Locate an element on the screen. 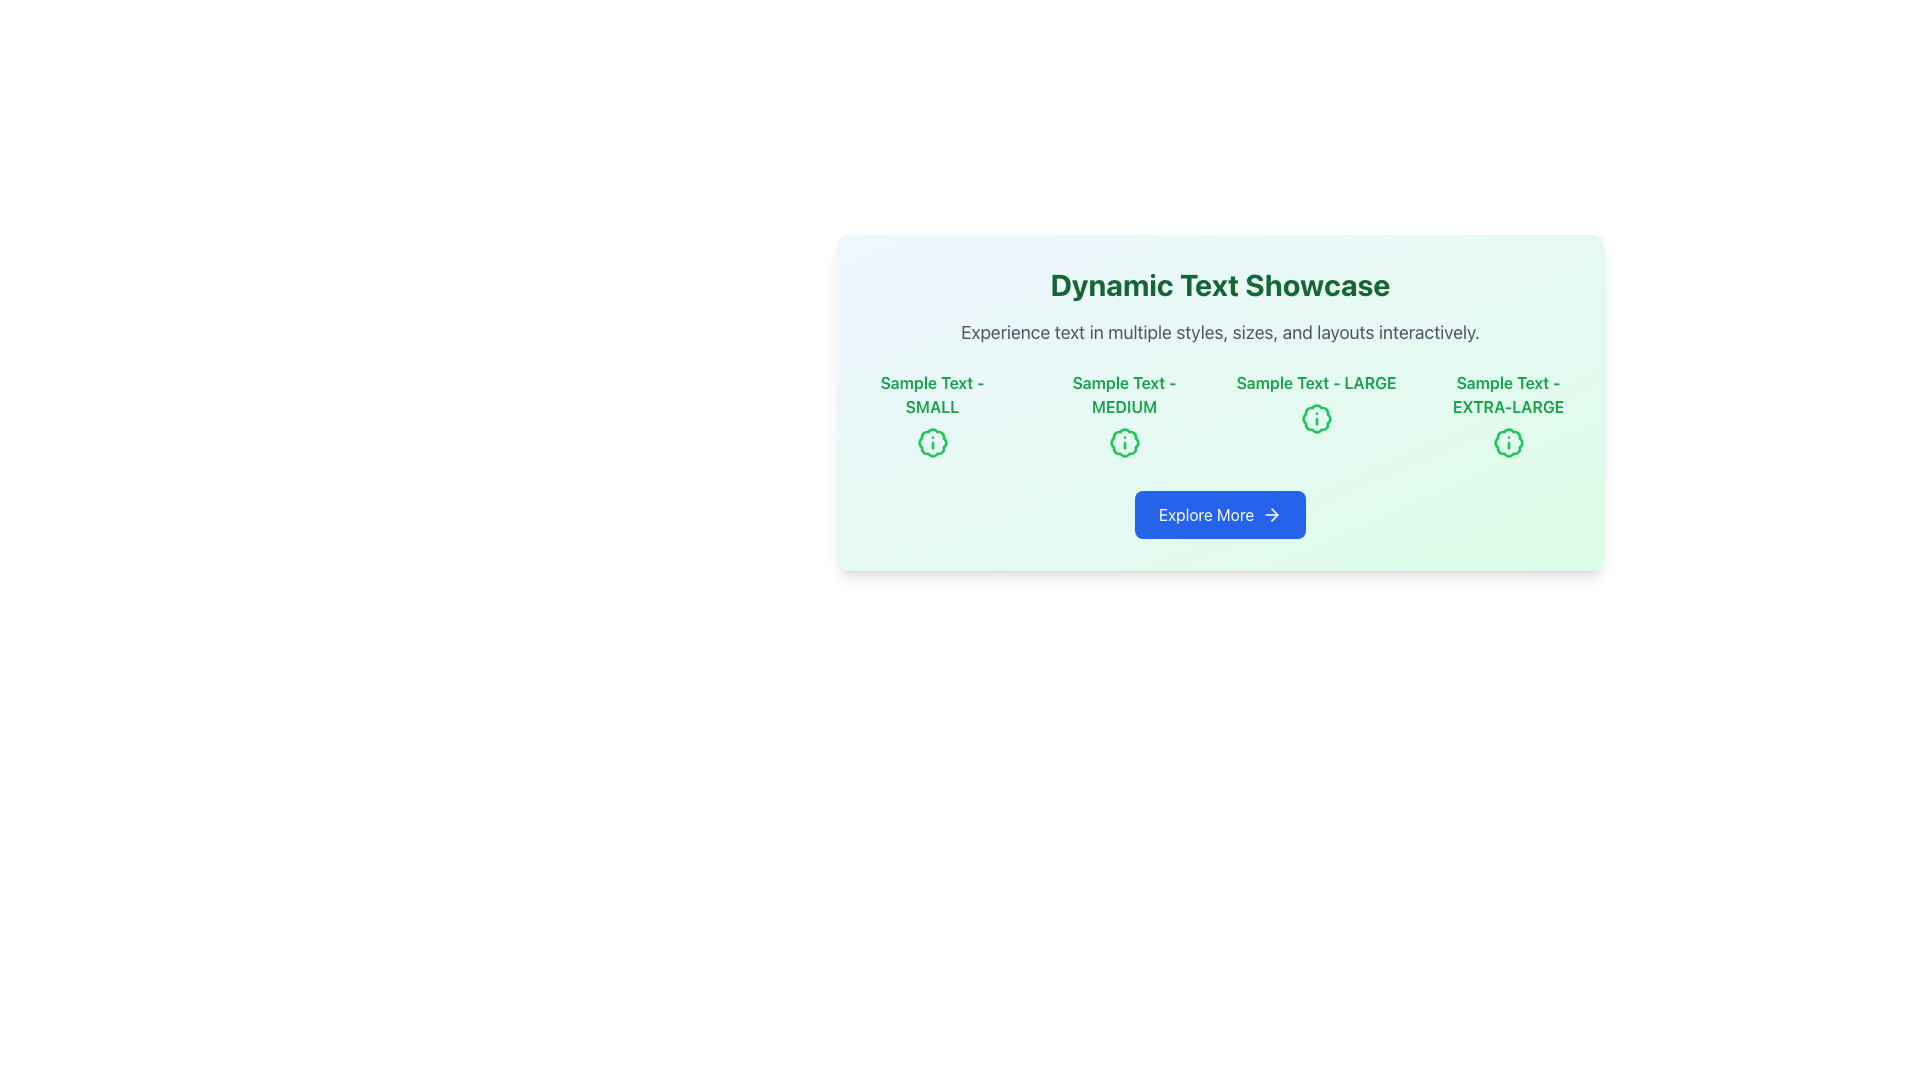 The image size is (1920, 1080). the graphical icon representing 'Sample Text - LARGE', which is the third icon in a horizontal row of four, located below the heading 'Dynamic Text Showcase' is located at coordinates (1316, 418).